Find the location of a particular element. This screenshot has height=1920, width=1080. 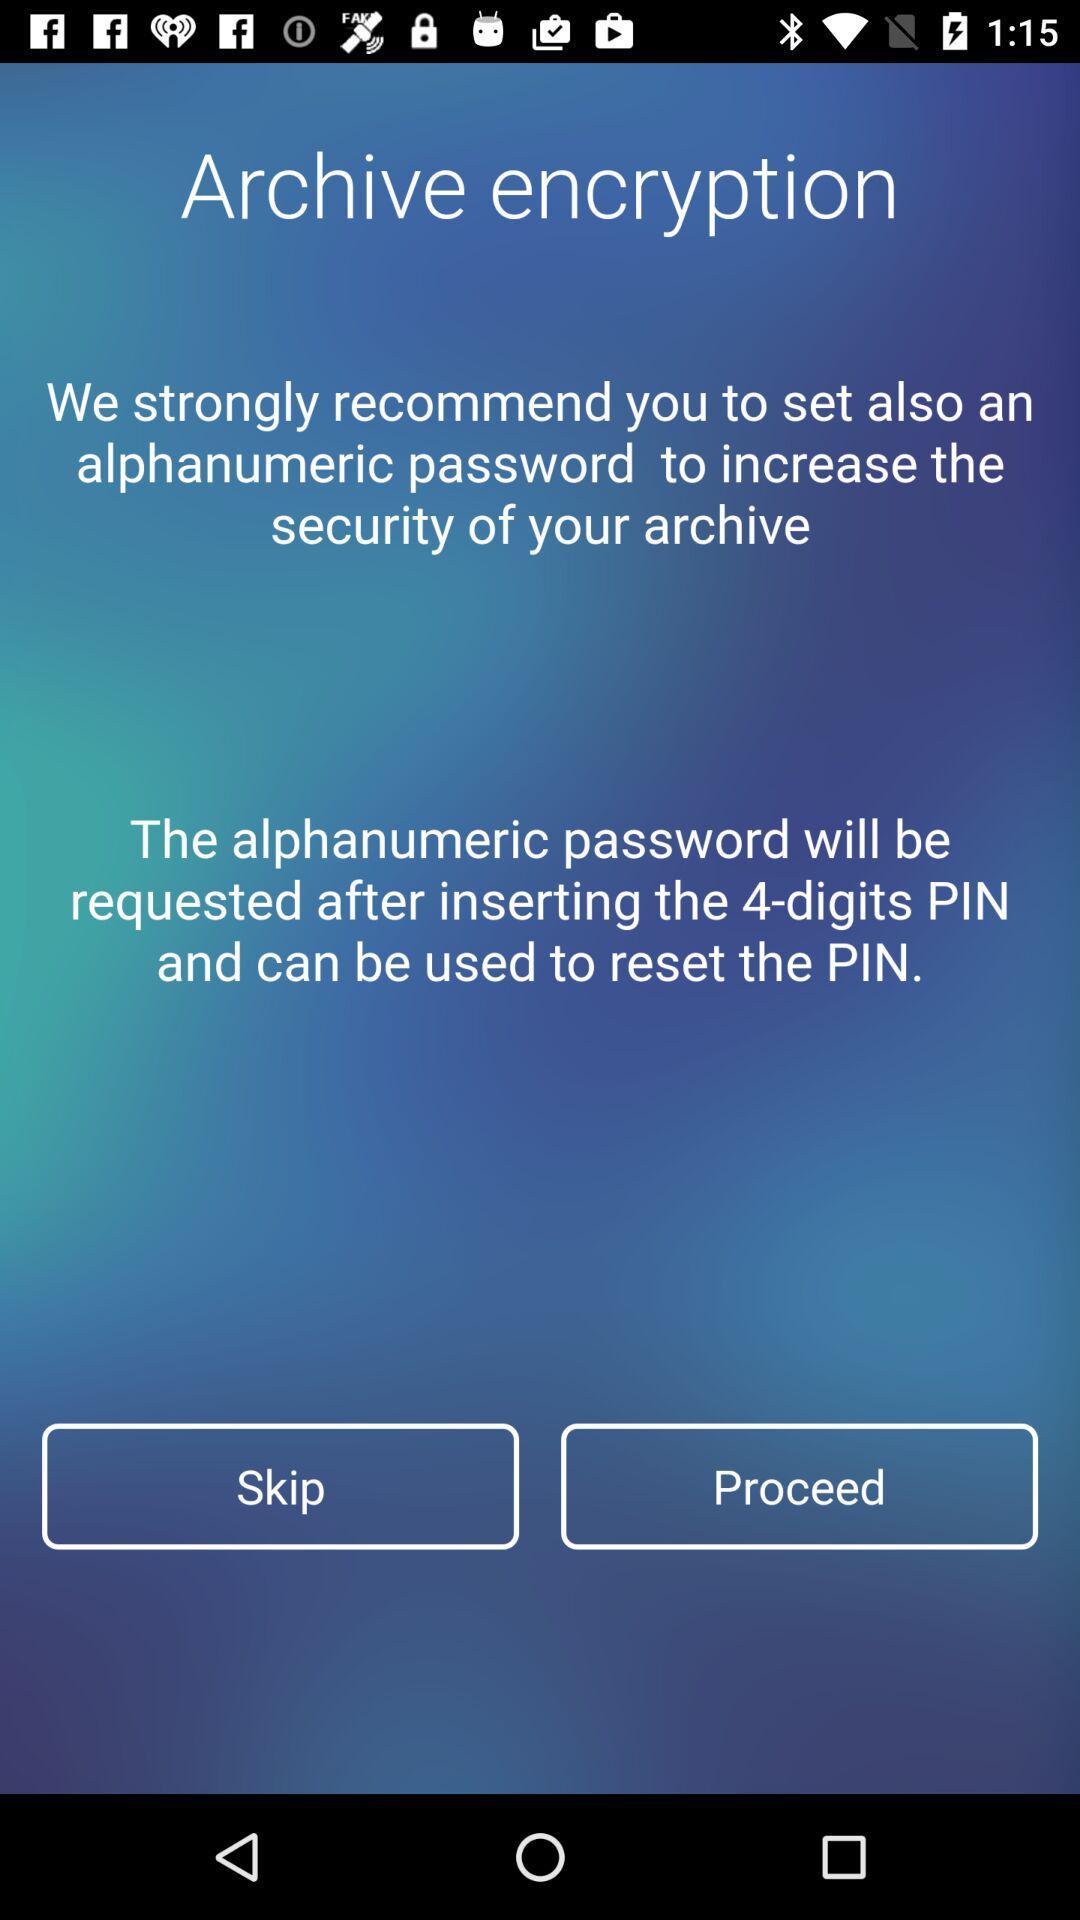

skip icon is located at coordinates (280, 1486).